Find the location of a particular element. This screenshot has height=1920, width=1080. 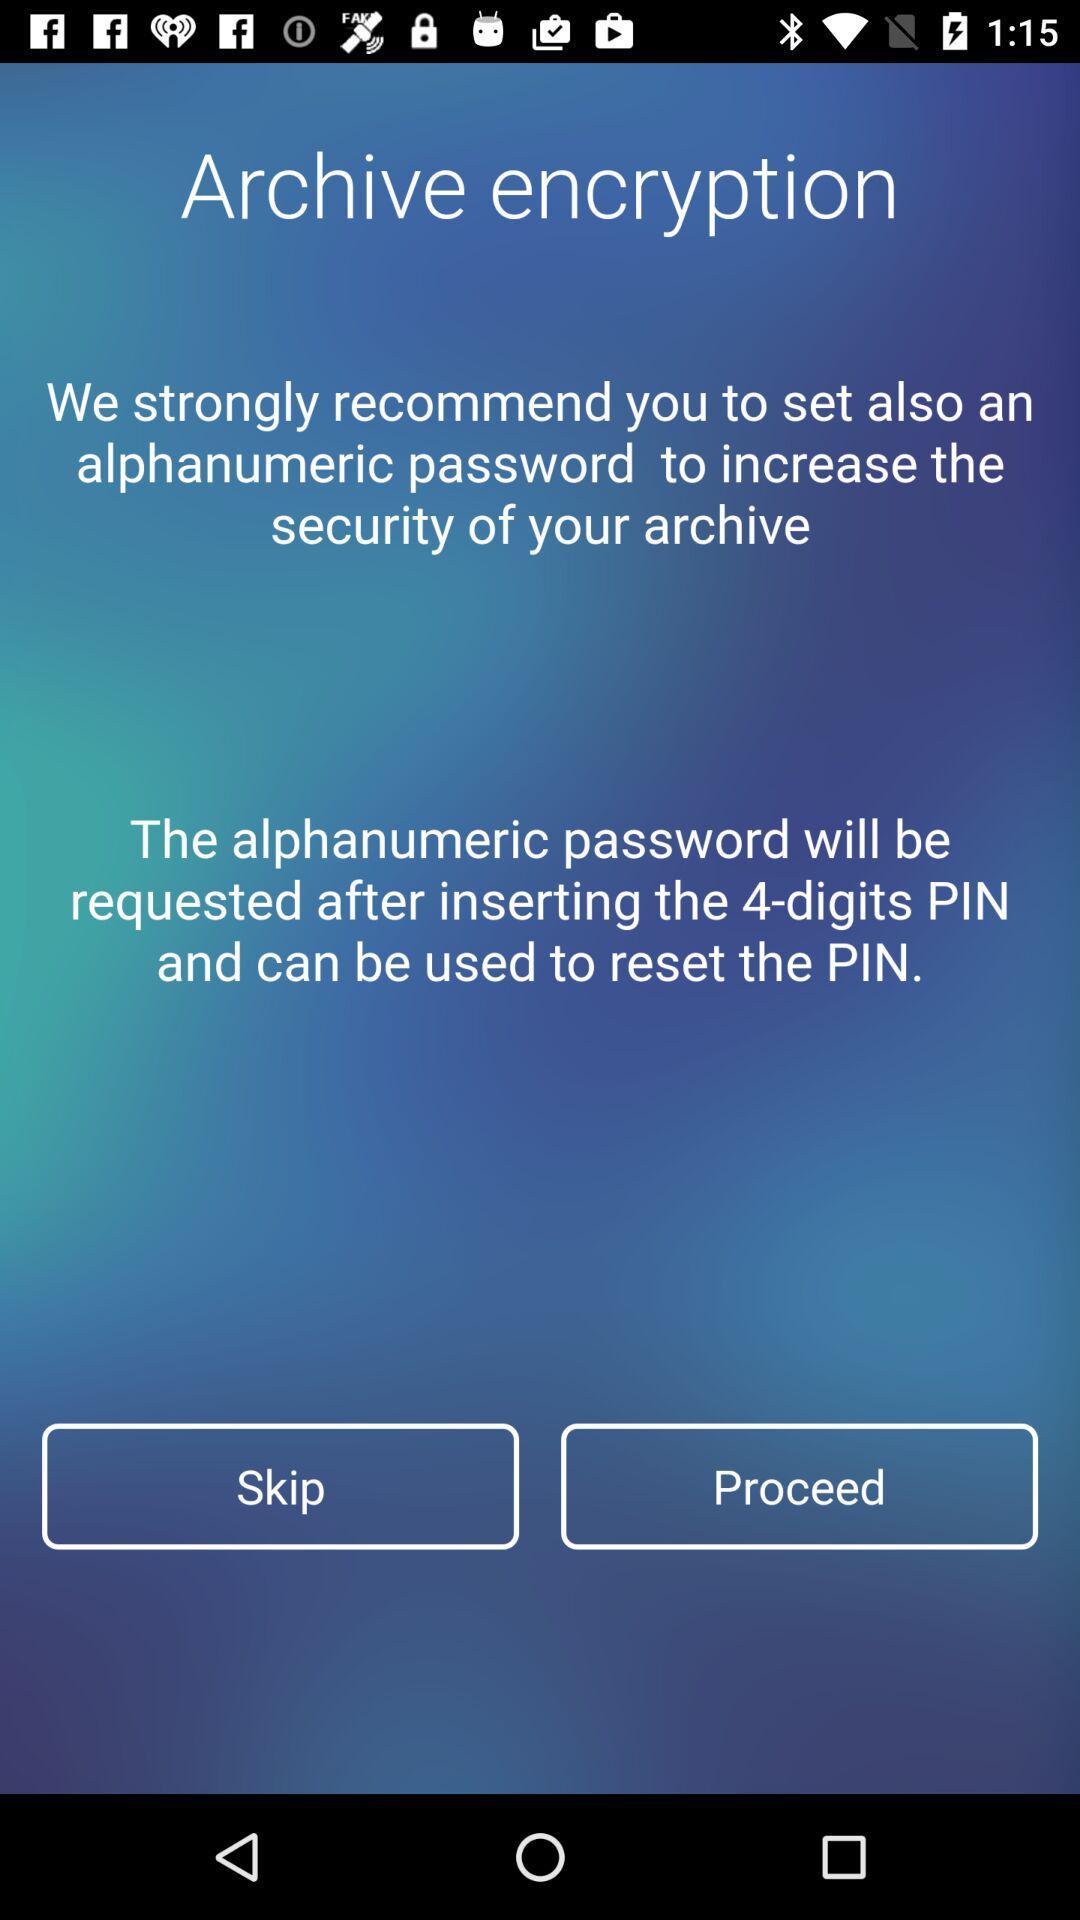

skip icon is located at coordinates (280, 1486).